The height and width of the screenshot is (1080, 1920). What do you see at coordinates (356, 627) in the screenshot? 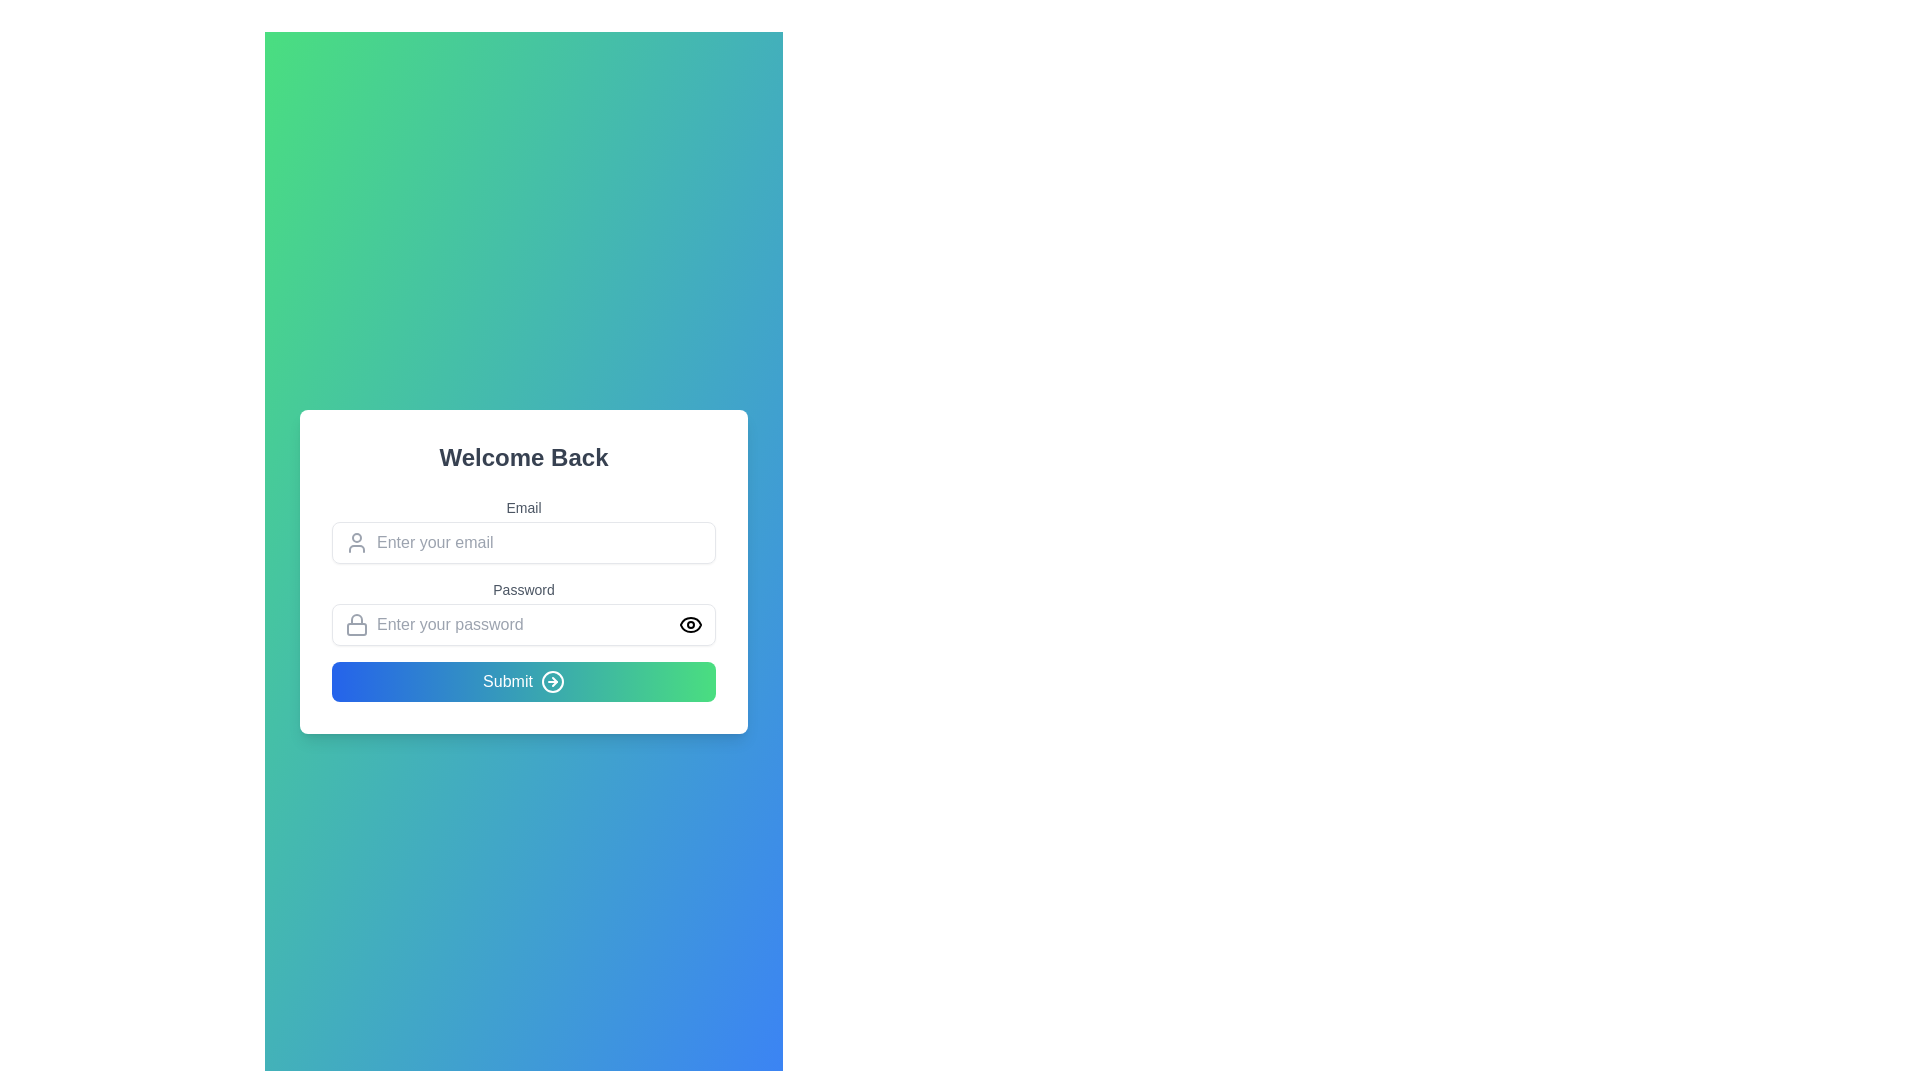
I see `the lower portion of the lock icon, which is a small rectangular shape with rounded corners, located to the left of the 'Password' input field` at bounding box center [356, 627].